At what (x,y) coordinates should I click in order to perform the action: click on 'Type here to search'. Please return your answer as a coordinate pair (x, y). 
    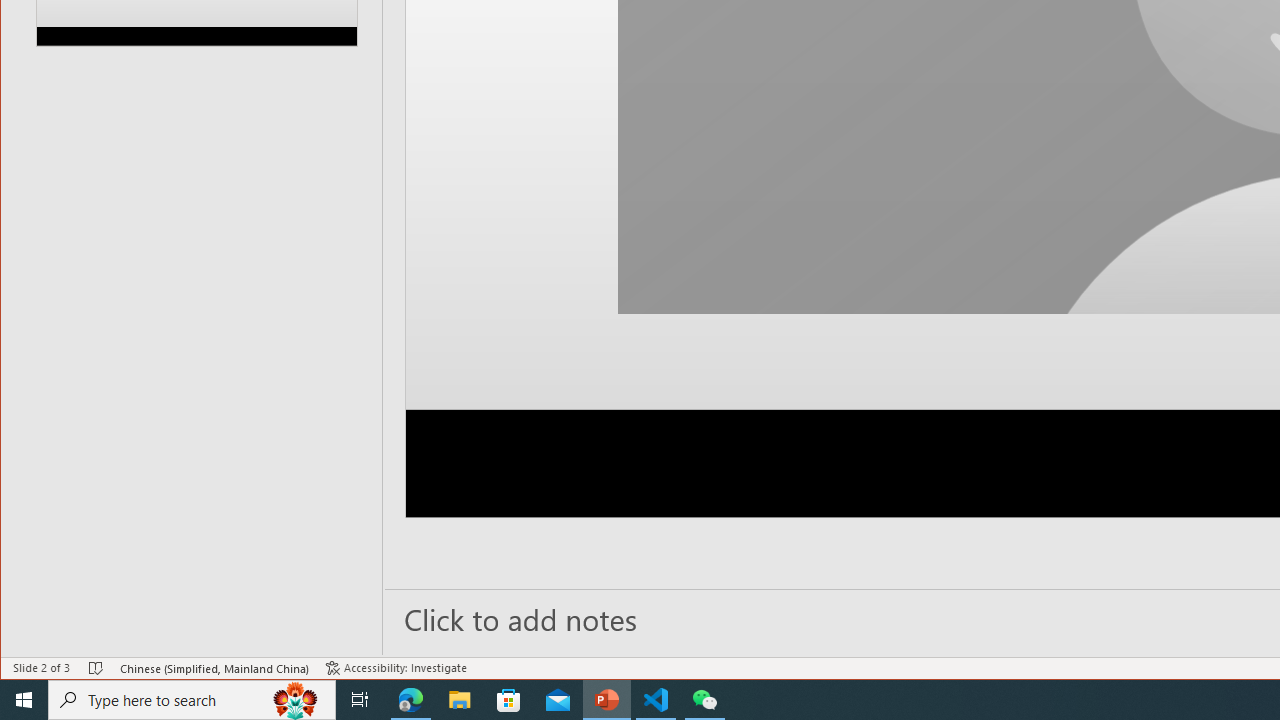
    Looking at the image, I should click on (192, 698).